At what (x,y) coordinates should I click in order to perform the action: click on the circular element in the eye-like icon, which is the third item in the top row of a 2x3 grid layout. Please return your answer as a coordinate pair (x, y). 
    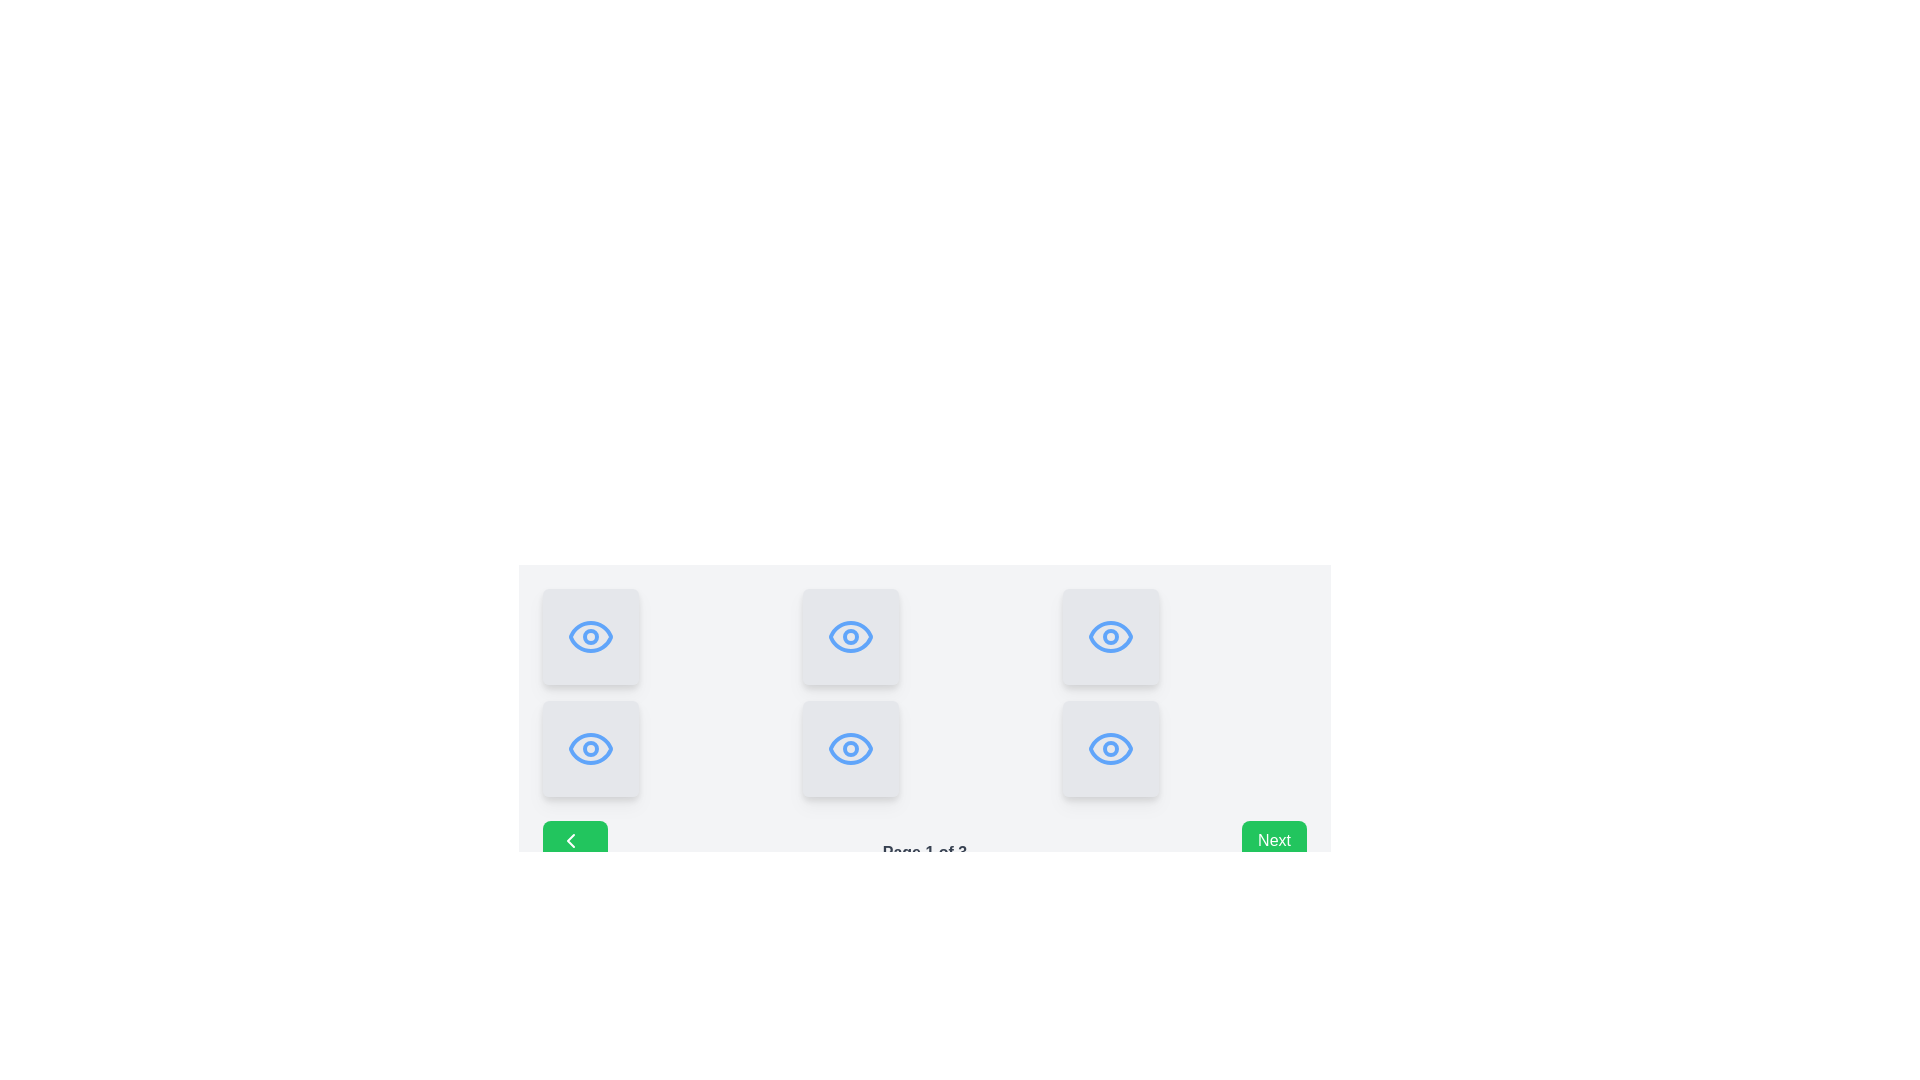
    Looking at the image, I should click on (1109, 636).